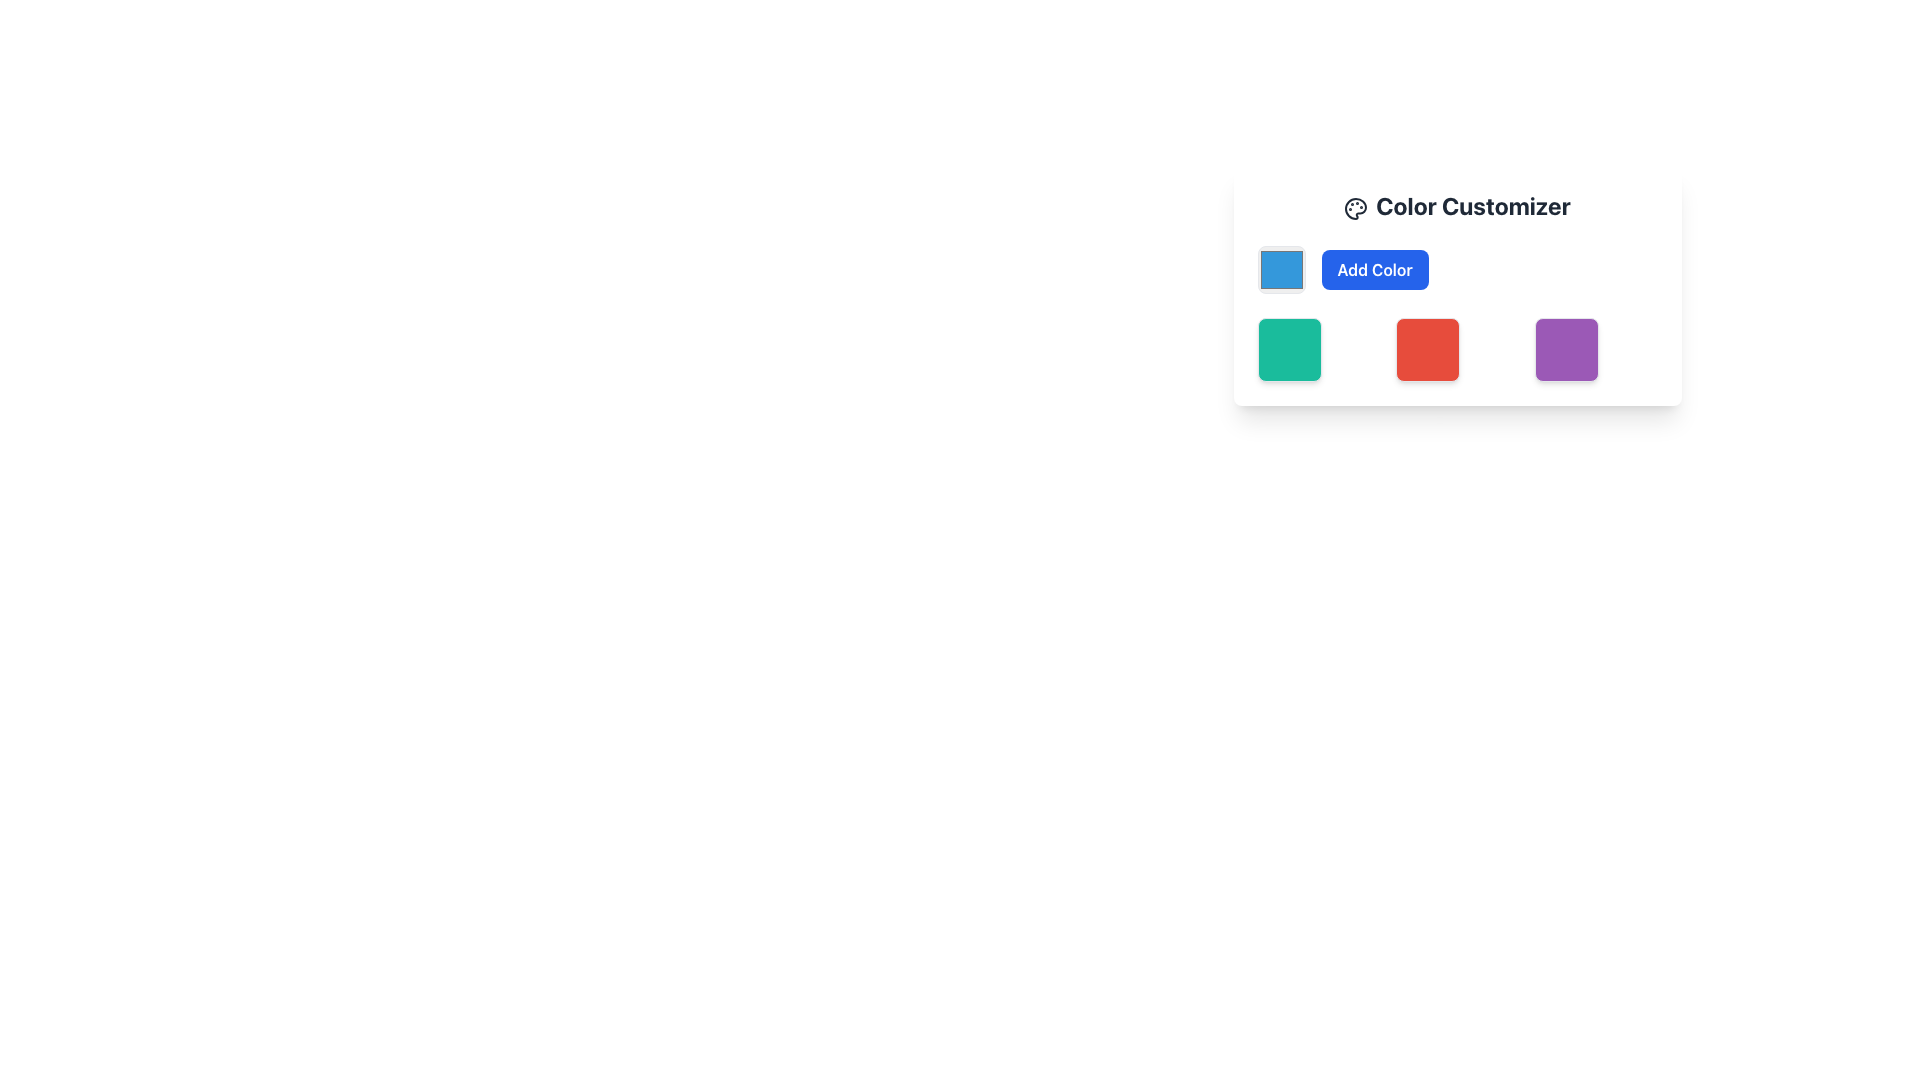 The image size is (1920, 1080). What do you see at coordinates (1457, 349) in the screenshot?
I see `the red square in the Color Customizer grid` at bounding box center [1457, 349].